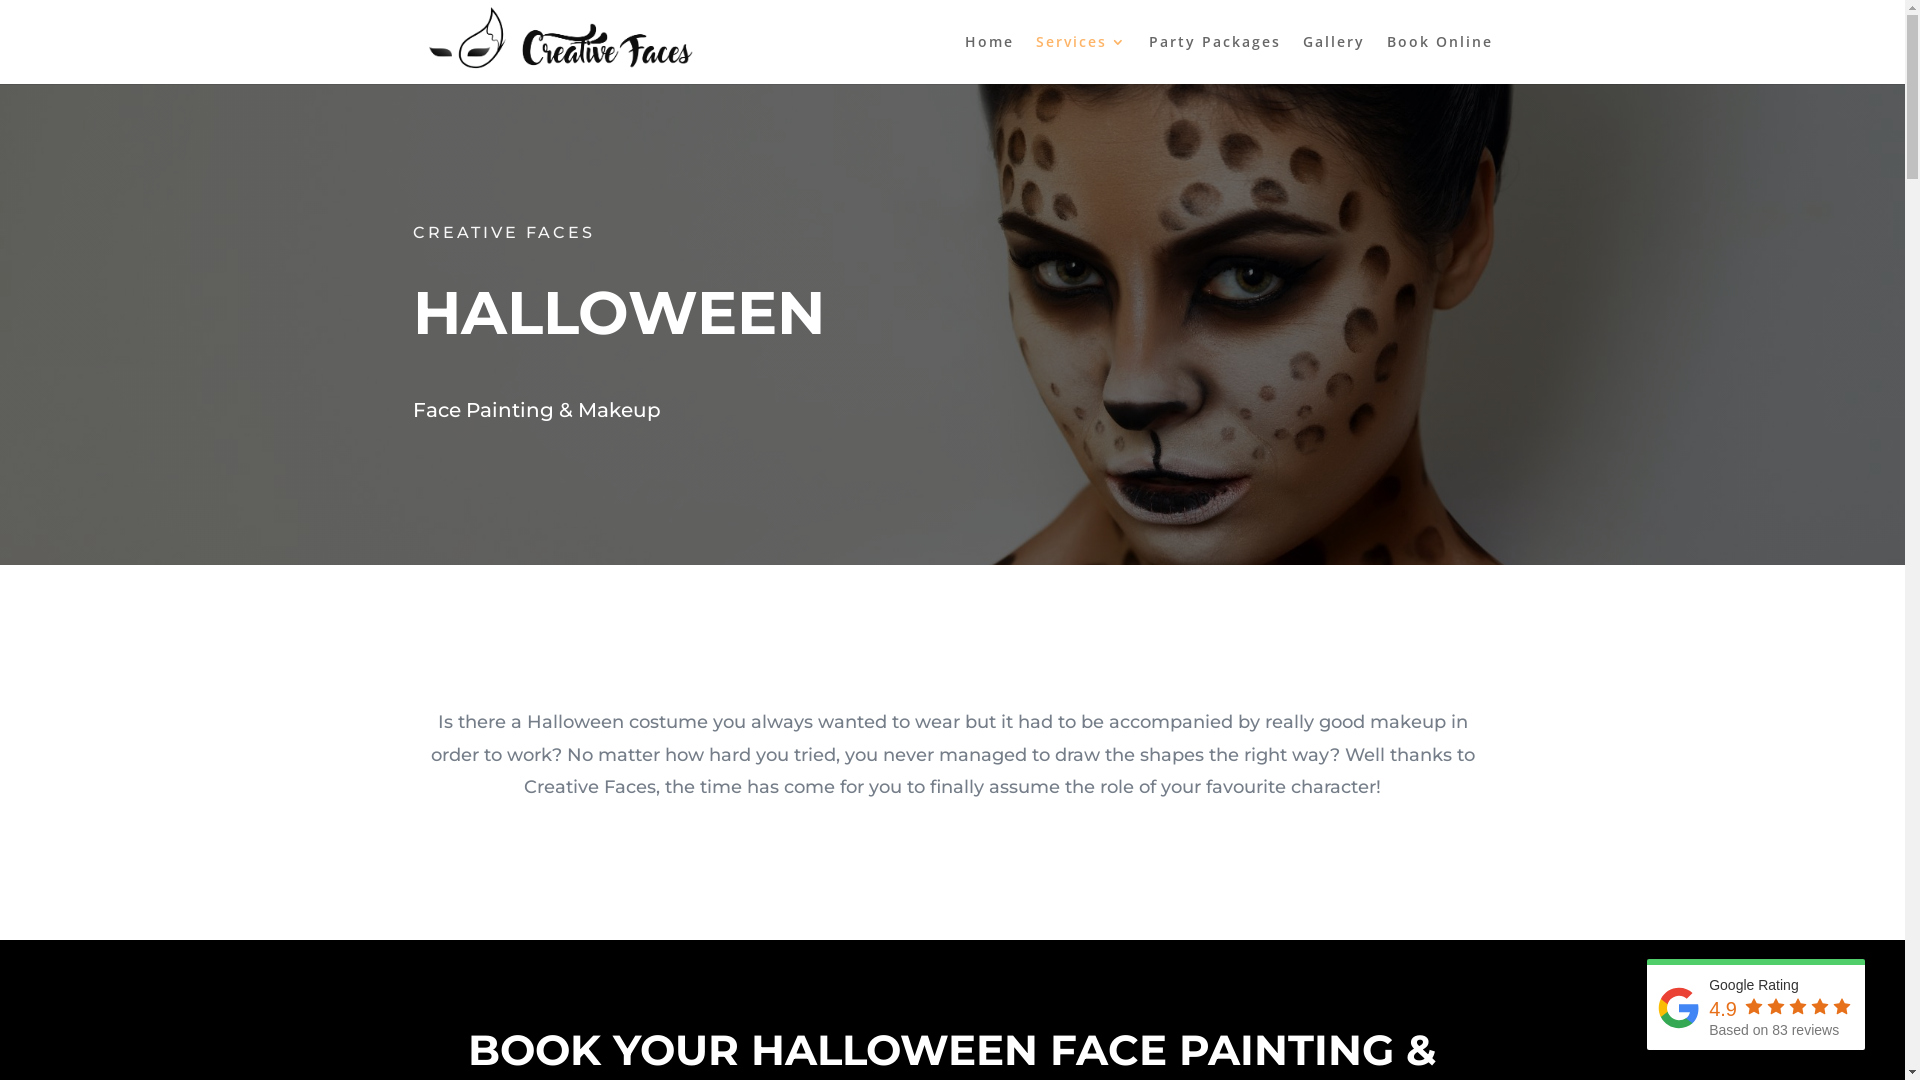  Describe the element at coordinates (1213, 58) in the screenshot. I see `'Party Packages'` at that location.